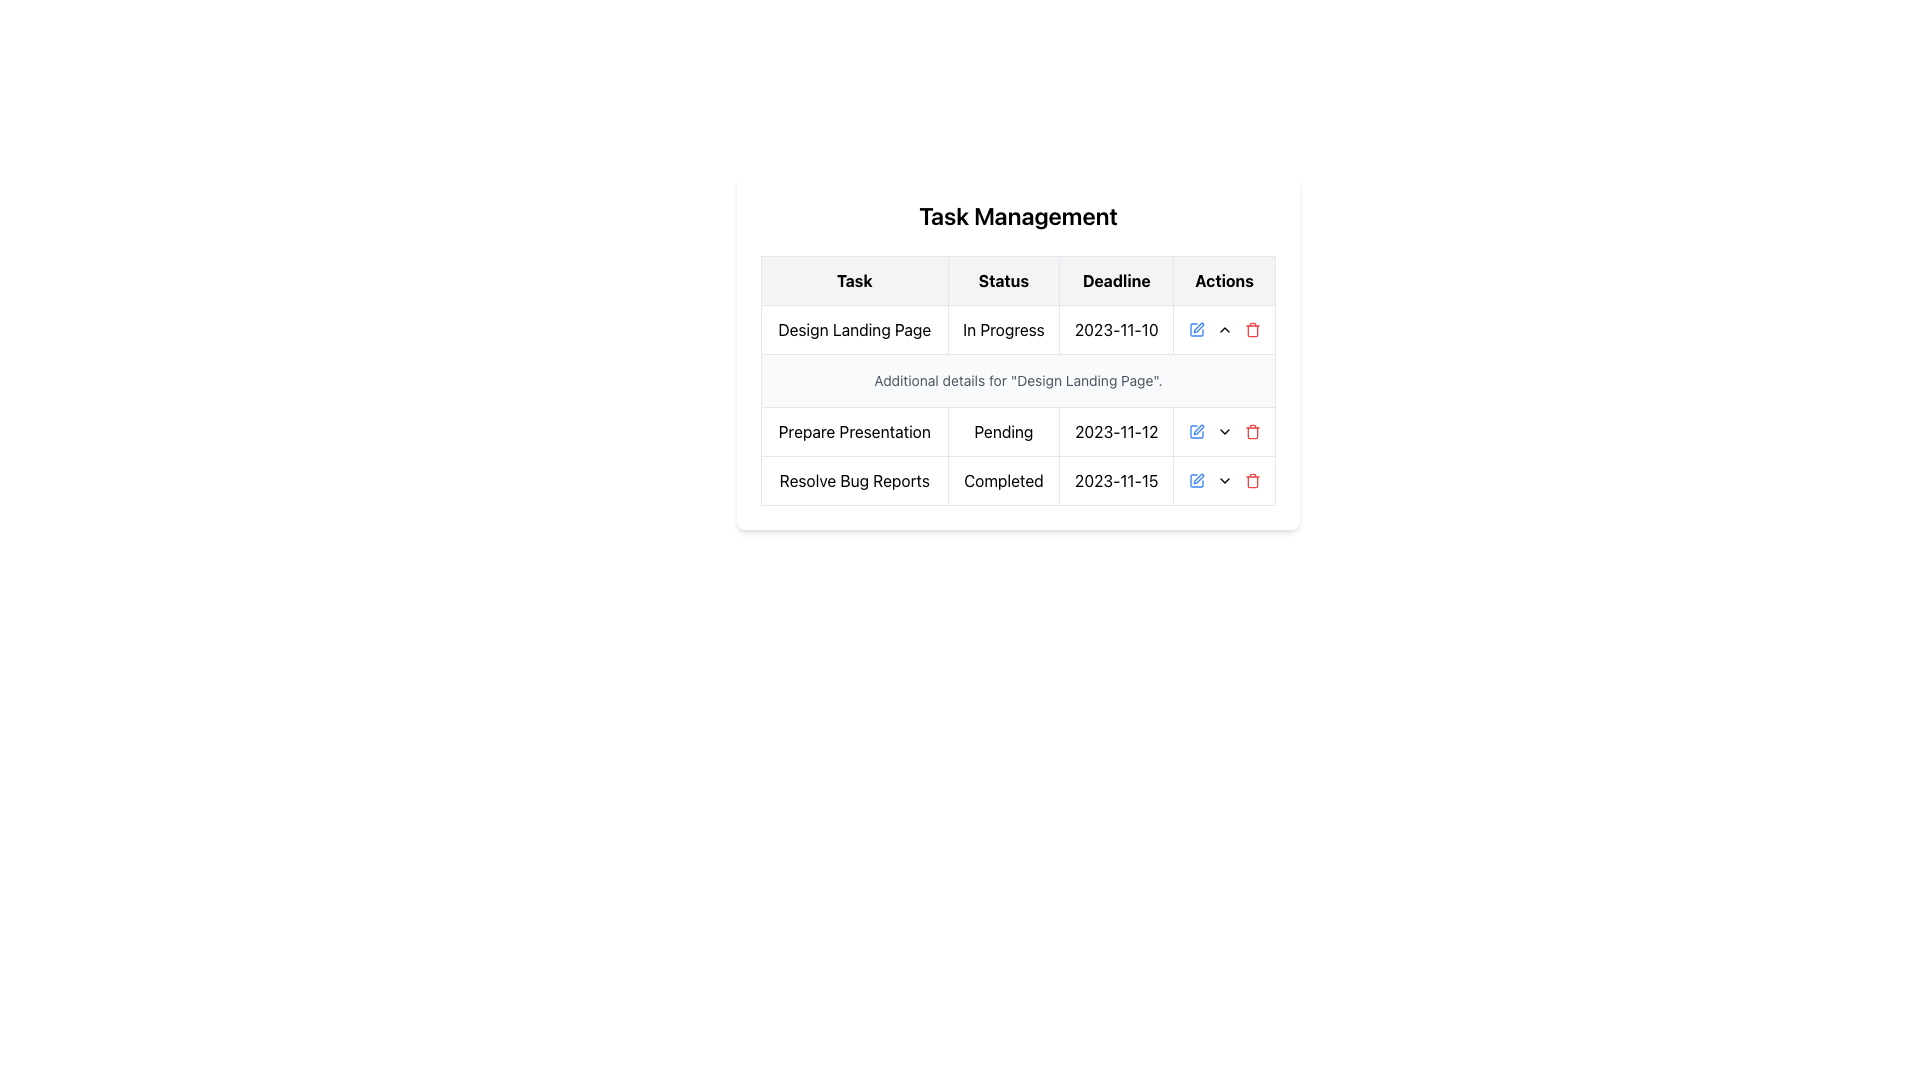  Describe the element at coordinates (1003, 481) in the screenshot. I see `the 'Completed' text label in the 'Status' column of the 'Resolve Bug Reports' row` at that location.